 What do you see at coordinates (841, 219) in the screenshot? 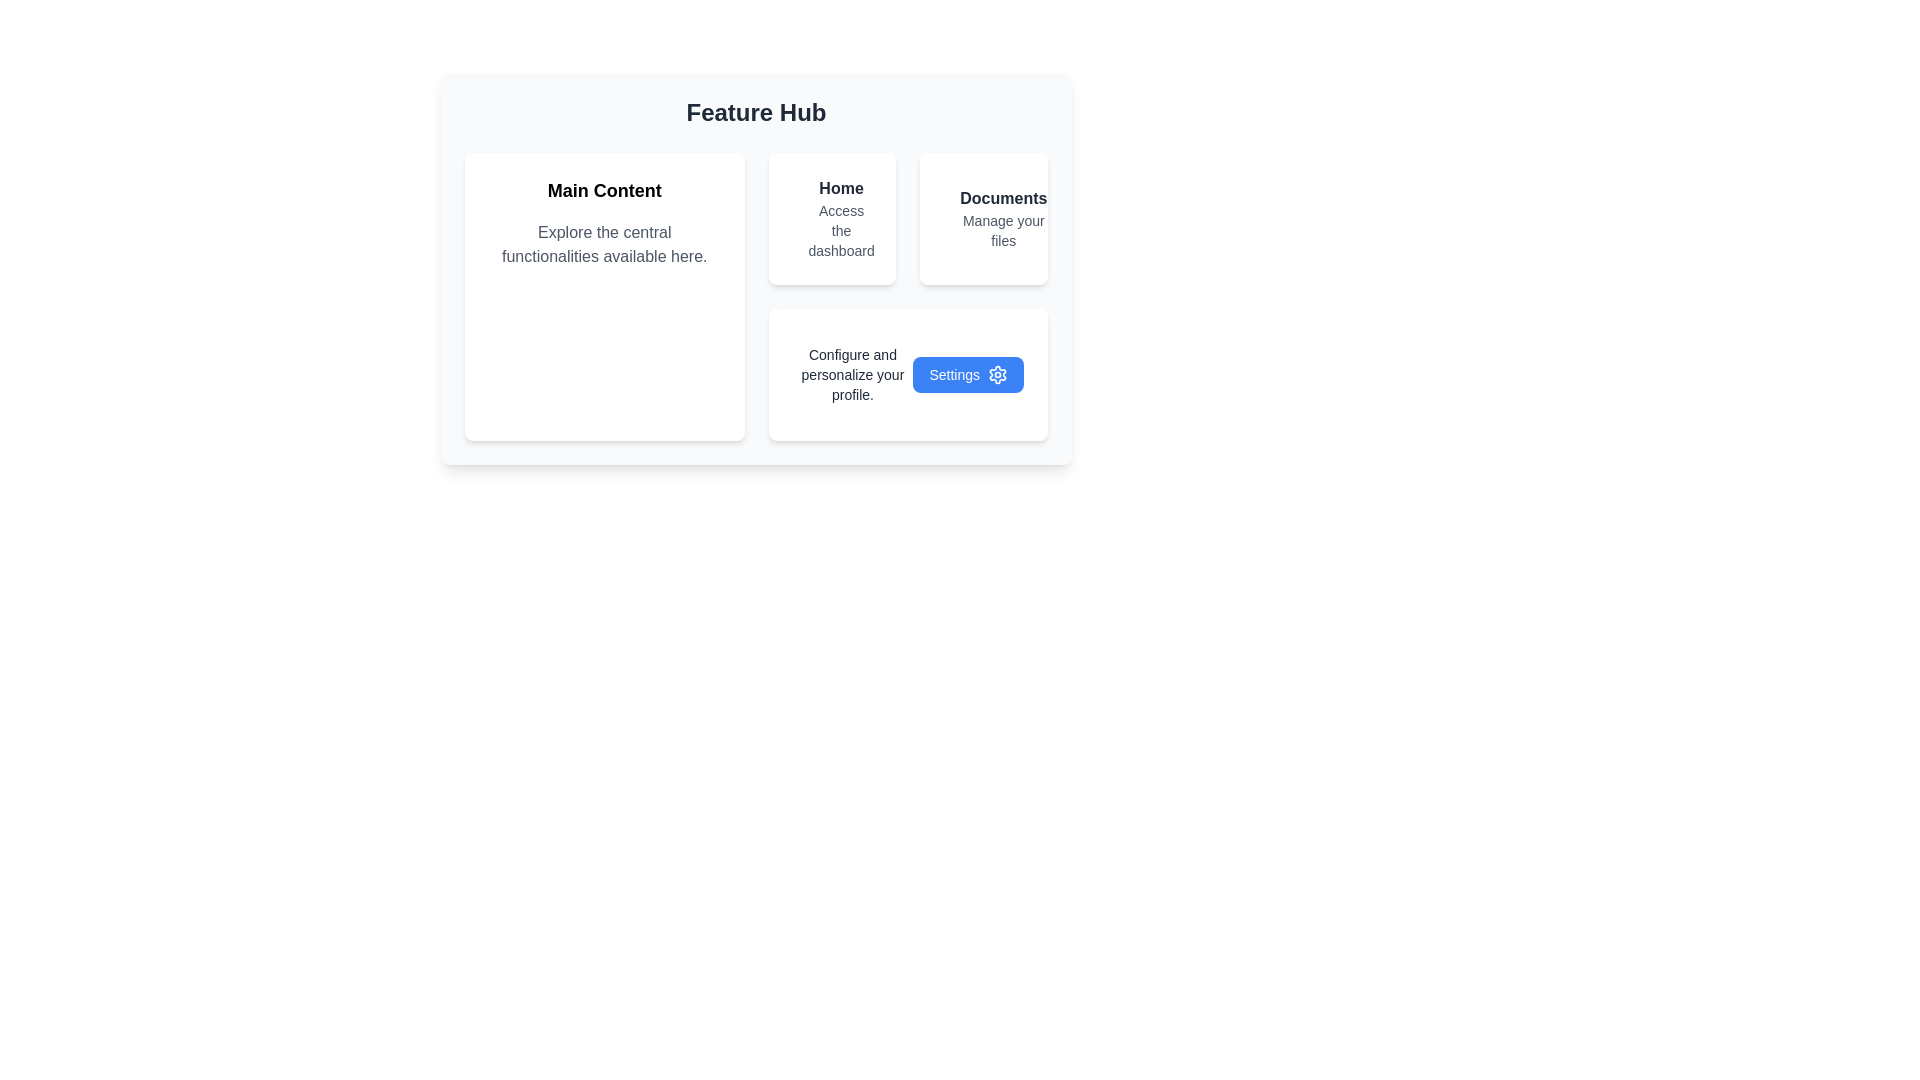
I see `the Text label in the Feature Hub grid layout` at bounding box center [841, 219].